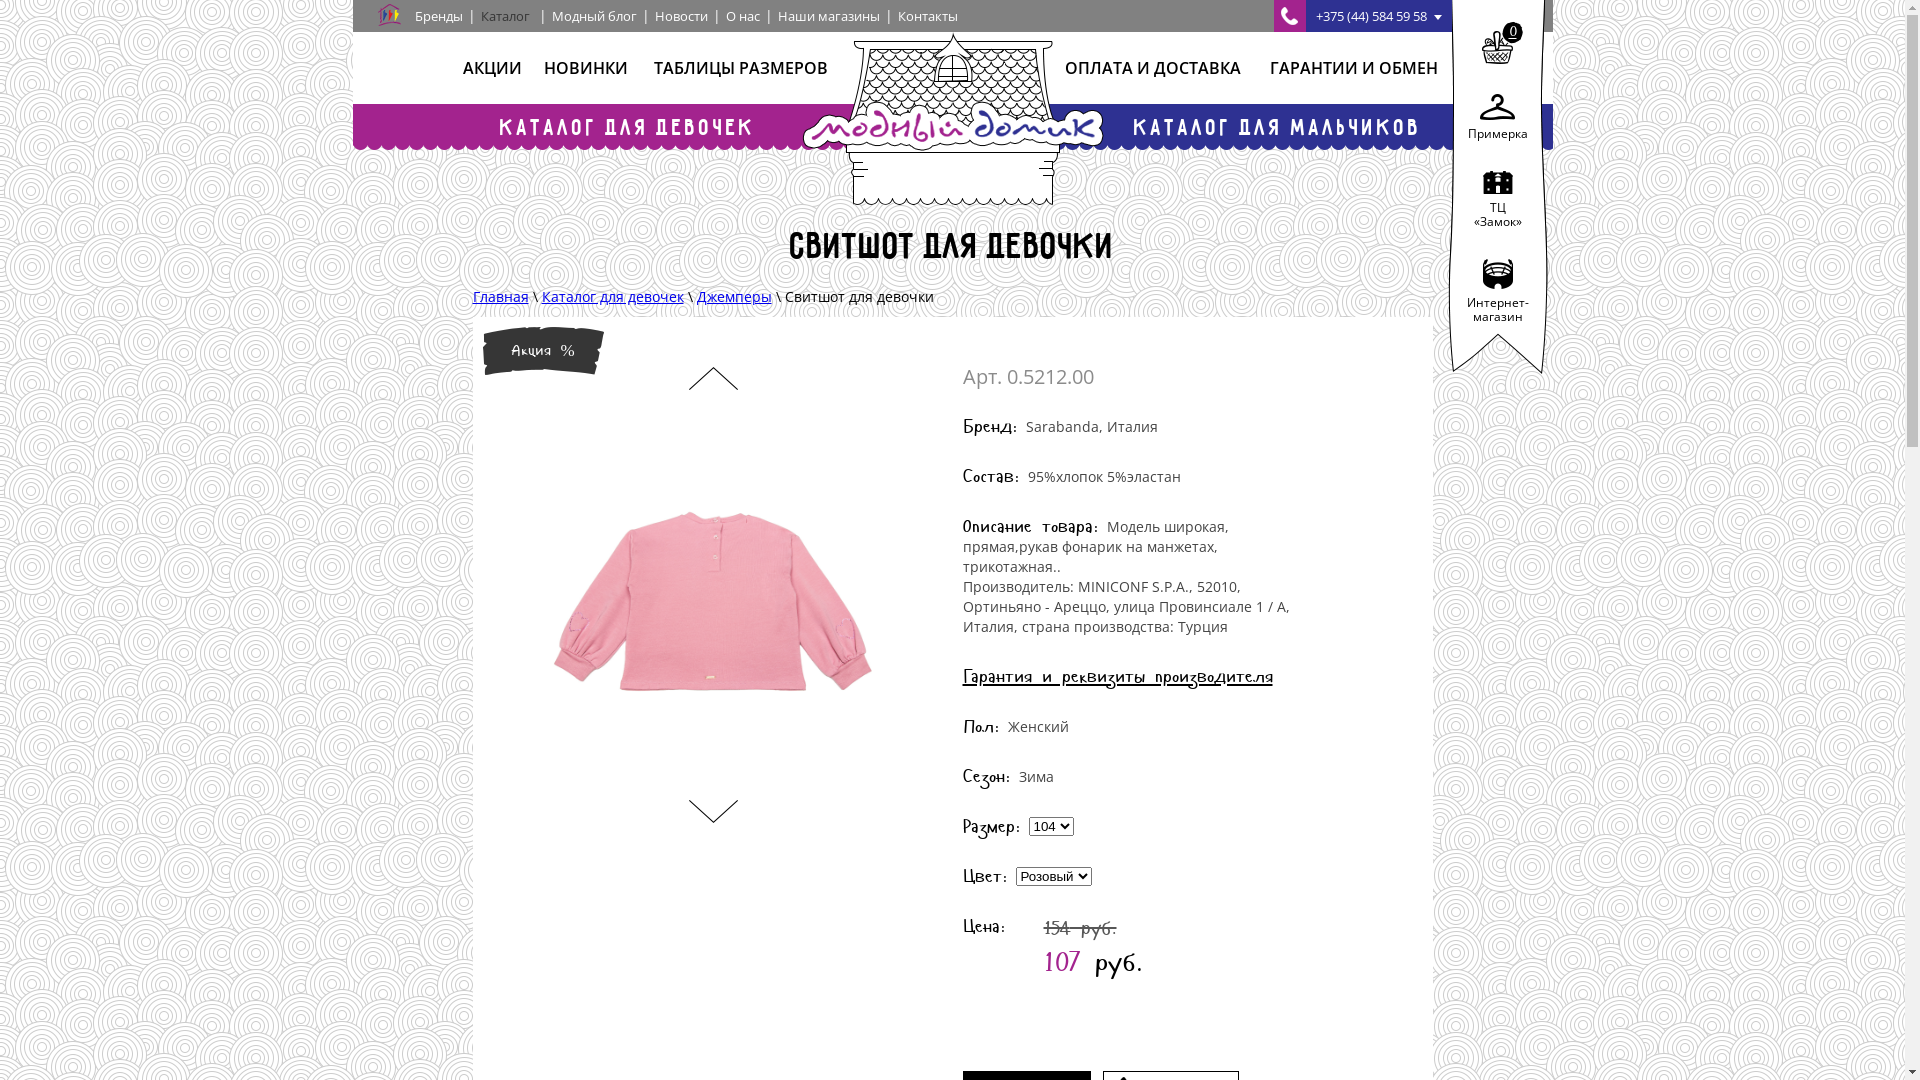  Describe the element at coordinates (1272, 15) in the screenshot. I see `'+375 (44) 584 59 58'` at that location.